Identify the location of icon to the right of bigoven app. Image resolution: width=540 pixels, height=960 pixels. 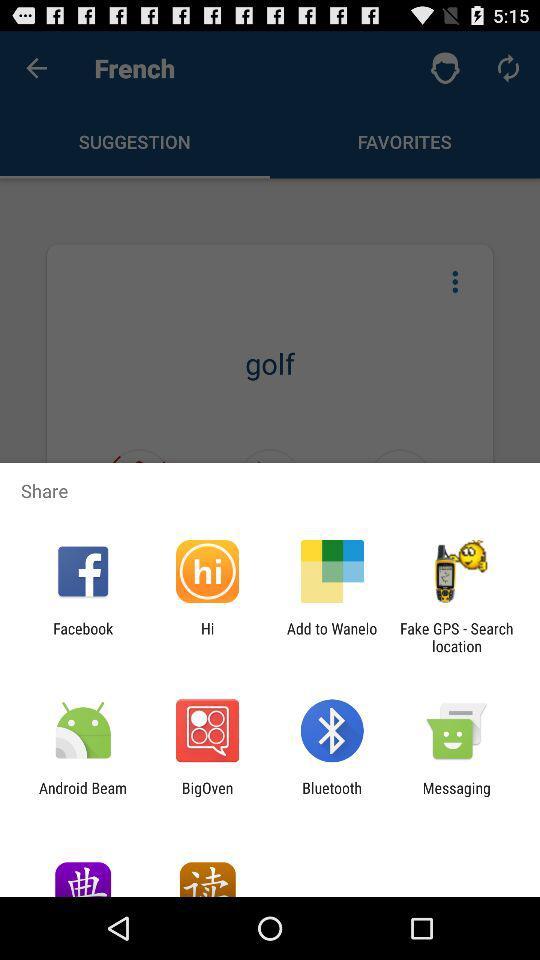
(332, 796).